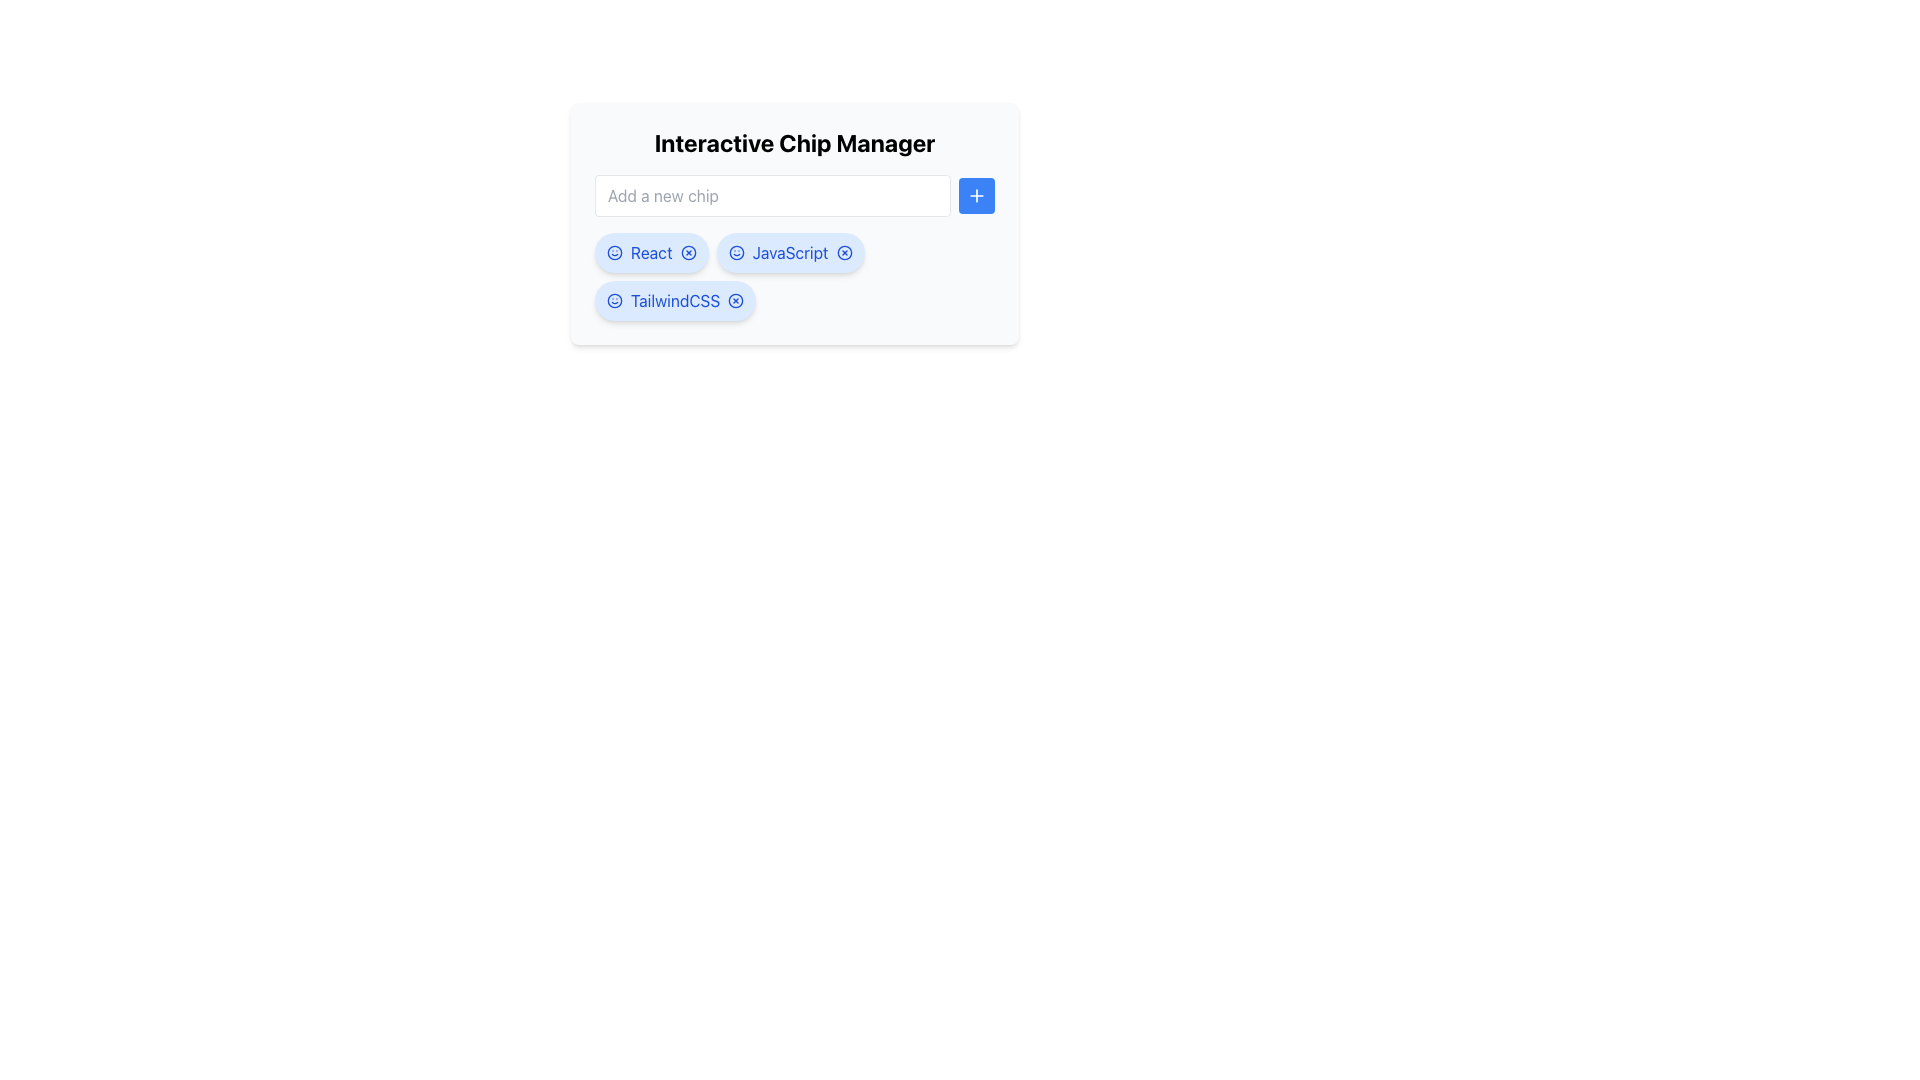  What do you see at coordinates (844, 252) in the screenshot?
I see `the circular graphic background of the close/remove icon for the 'JavaScript' chip, which is located at the right end of the chip` at bounding box center [844, 252].